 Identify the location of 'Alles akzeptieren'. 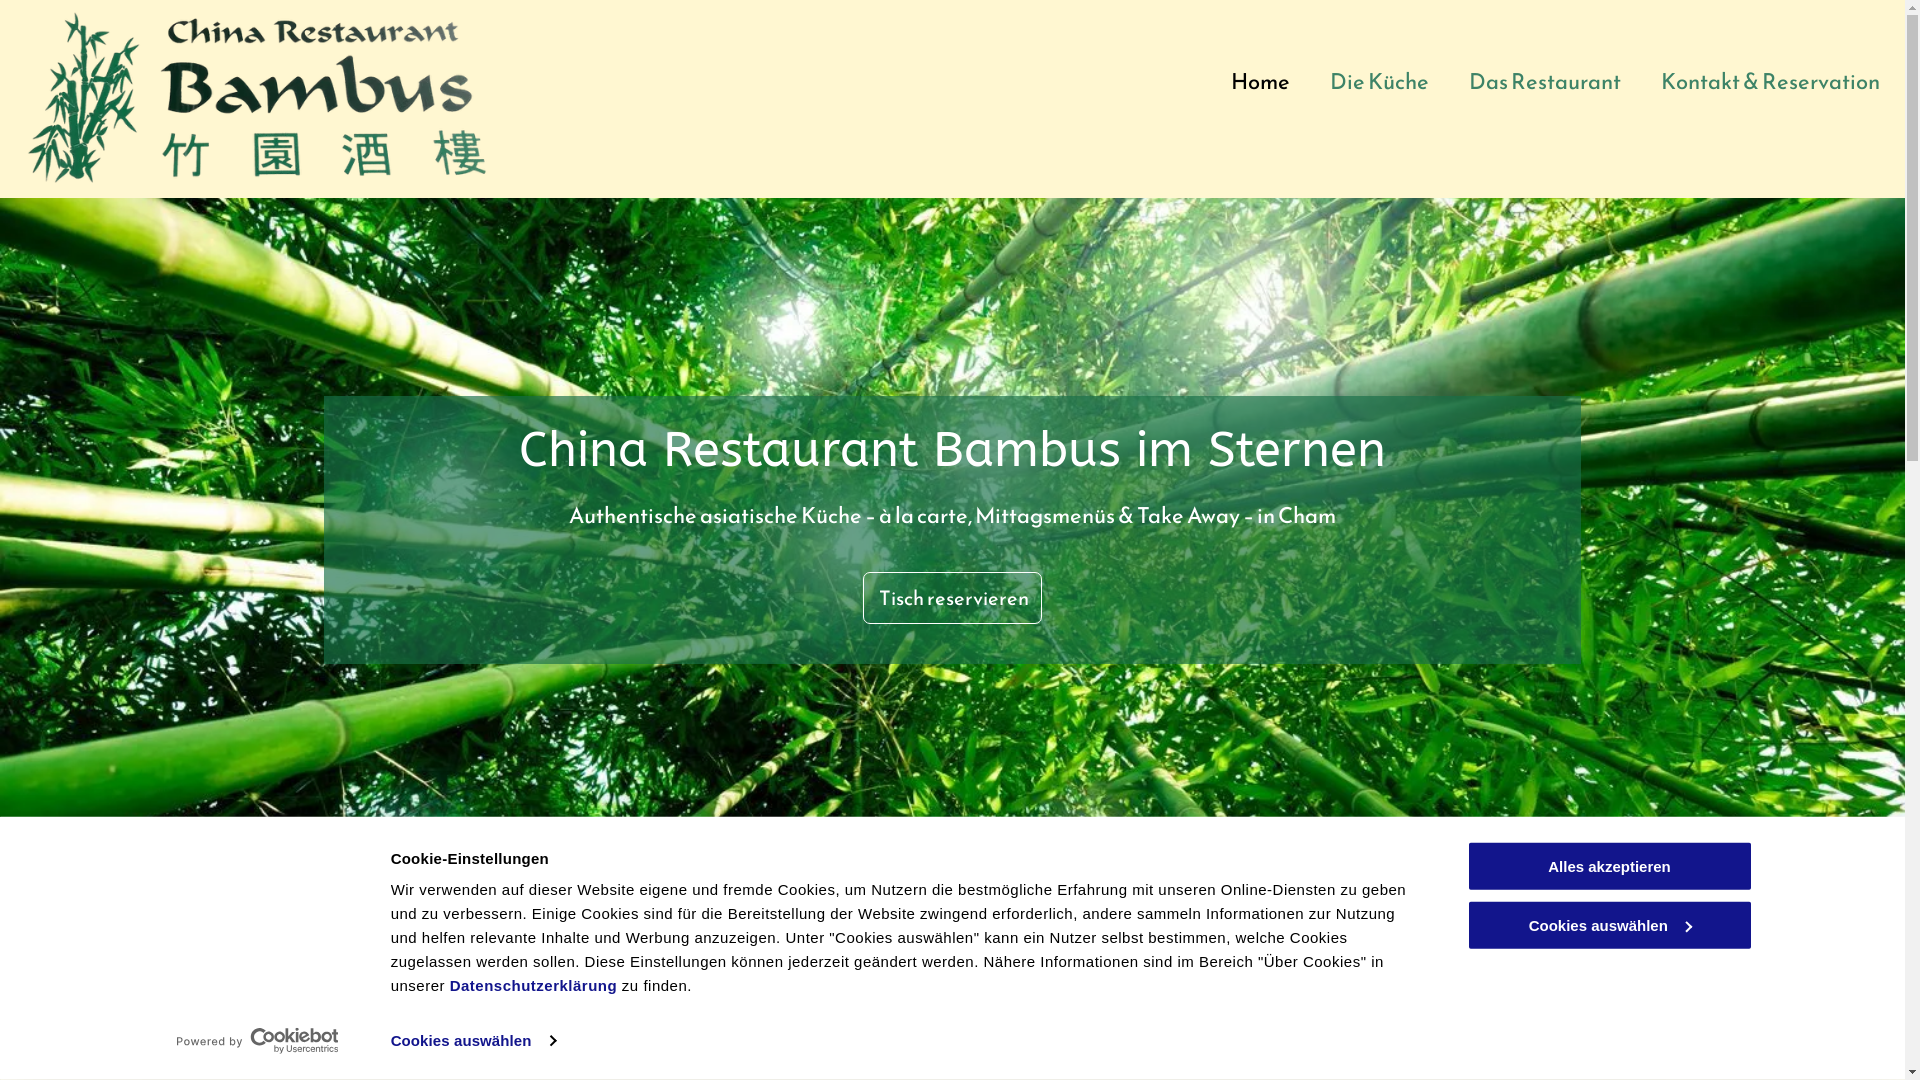
(1608, 865).